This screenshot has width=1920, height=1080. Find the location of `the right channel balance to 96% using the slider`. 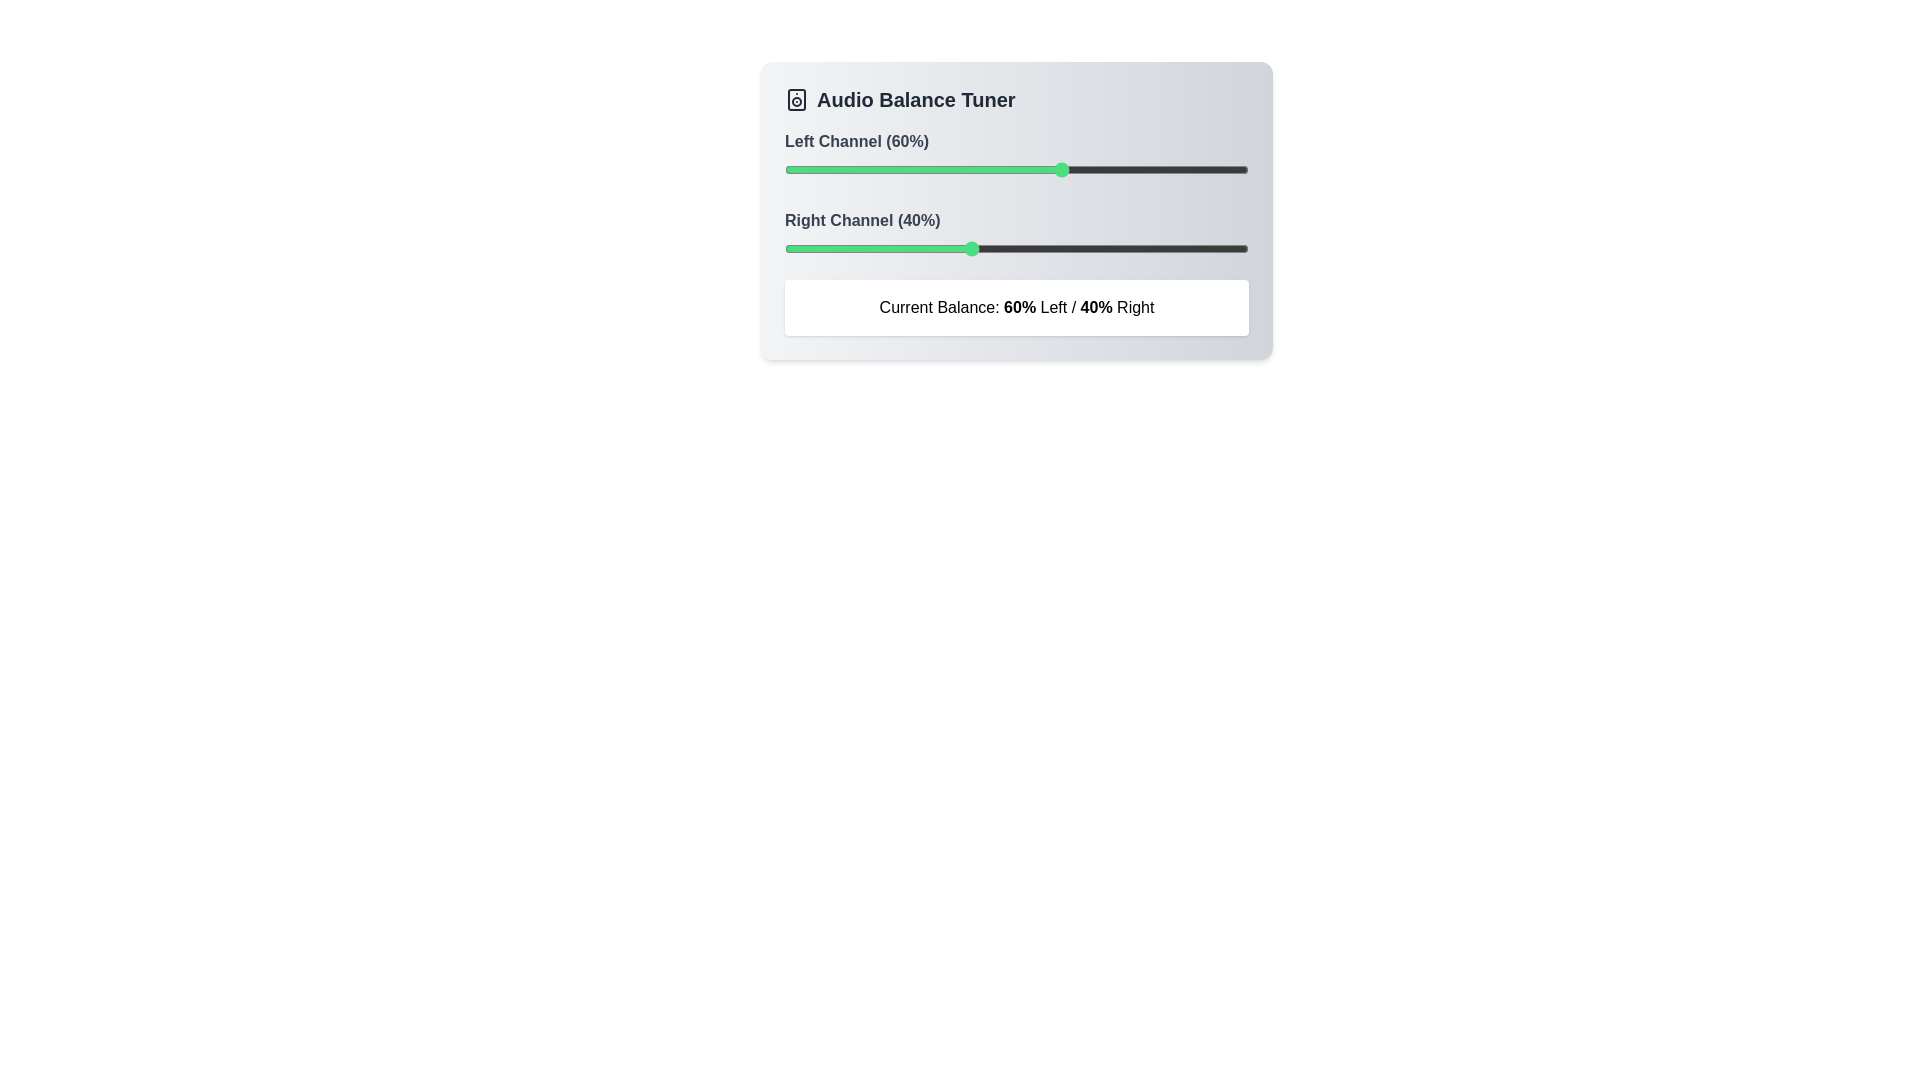

the right channel balance to 96% using the slider is located at coordinates (1229, 248).